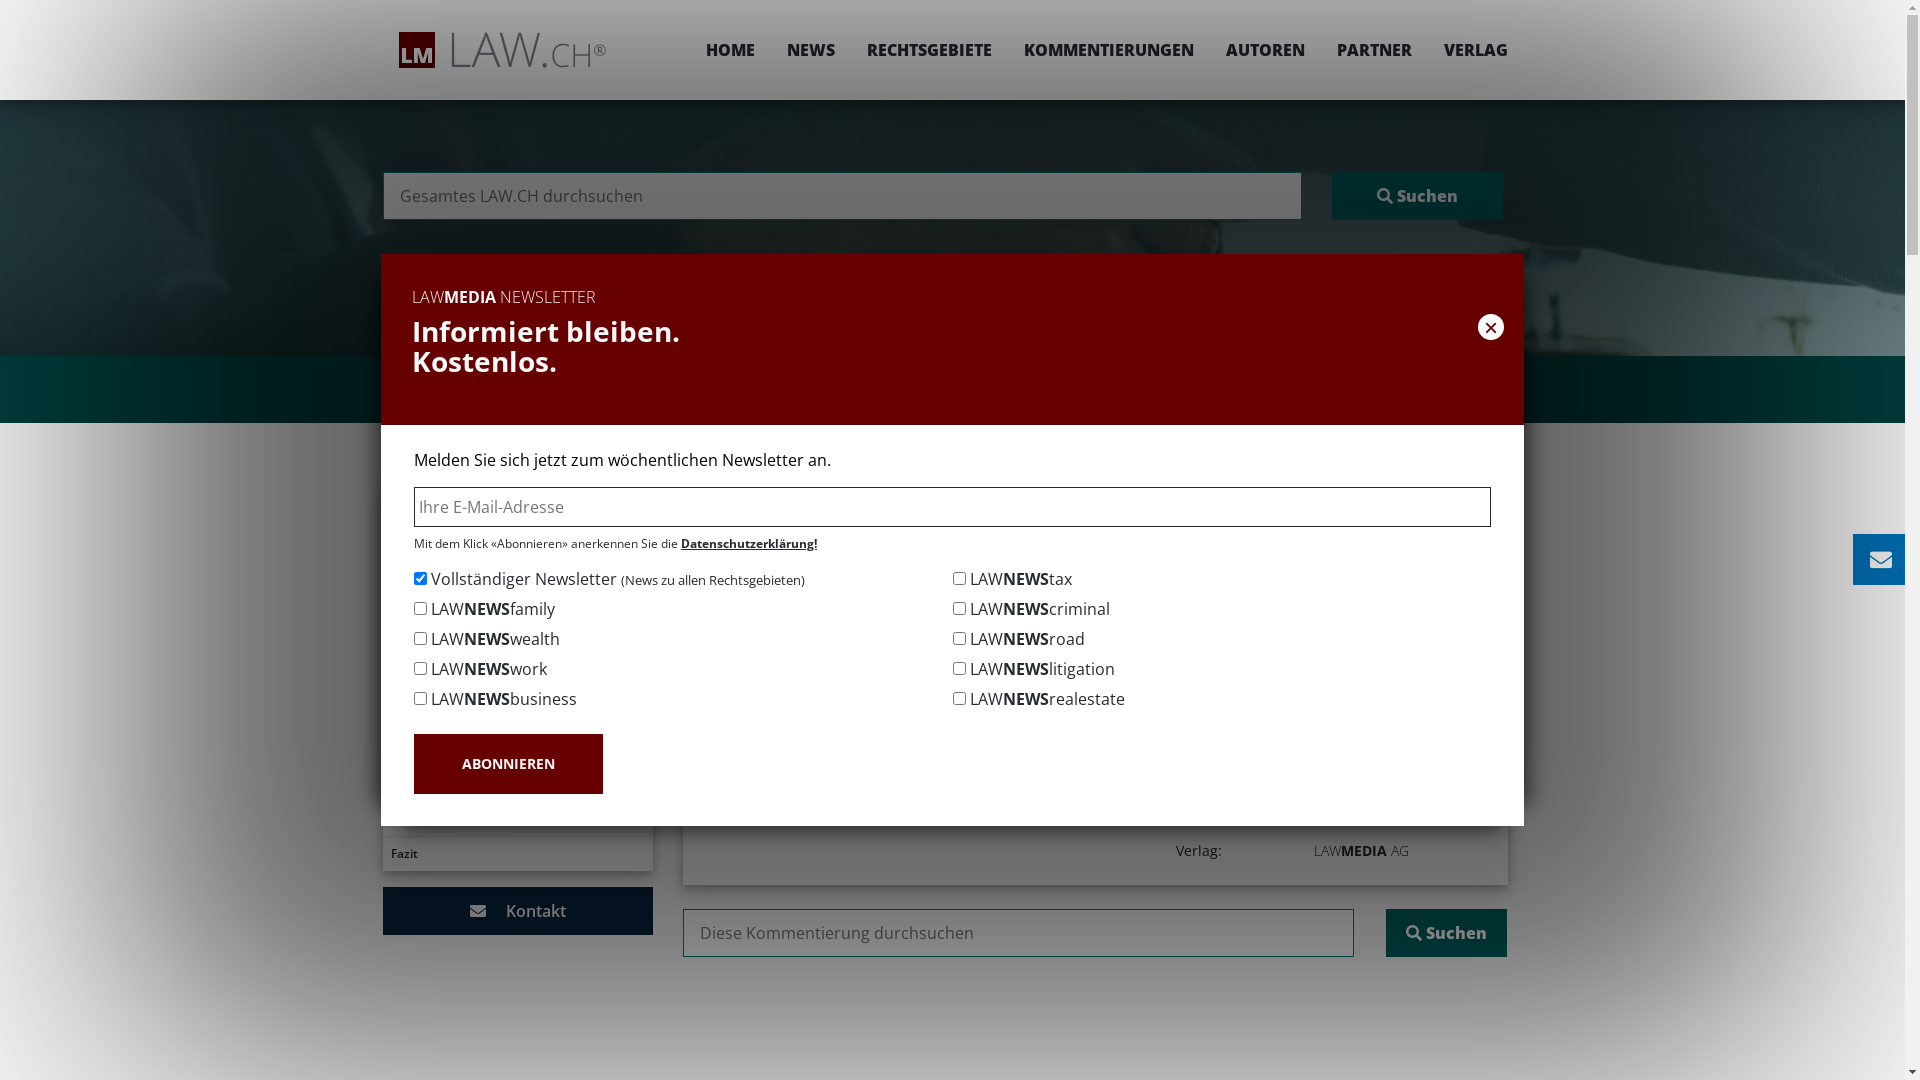 This screenshot has width=1920, height=1080. What do you see at coordinates (810, 49) in the screenshot?
I see `'NEWS'` at bounding box center [810, 49].